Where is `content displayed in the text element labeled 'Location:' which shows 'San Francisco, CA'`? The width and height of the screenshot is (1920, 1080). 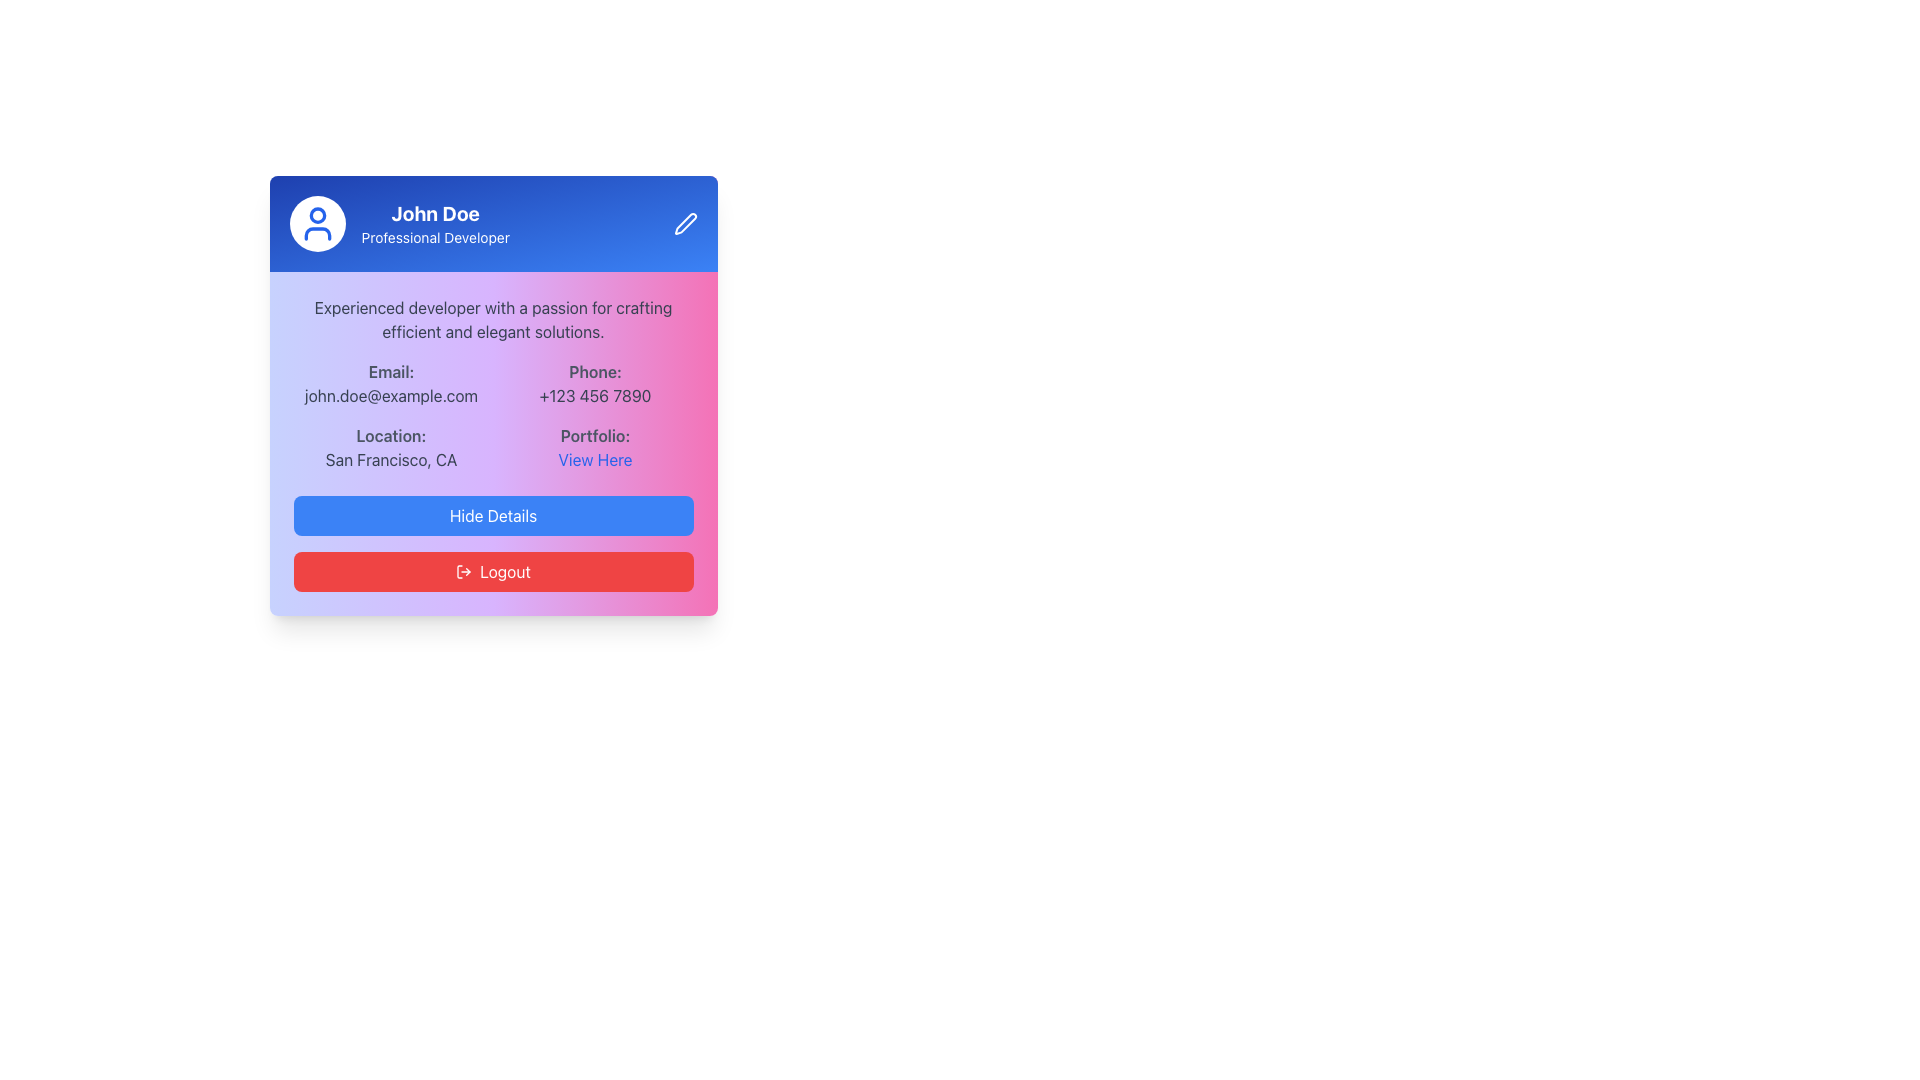
content displayed in the text element labeled 'Location:' which shows 'San Francisco, CA' is located at coordinates (391, 446).